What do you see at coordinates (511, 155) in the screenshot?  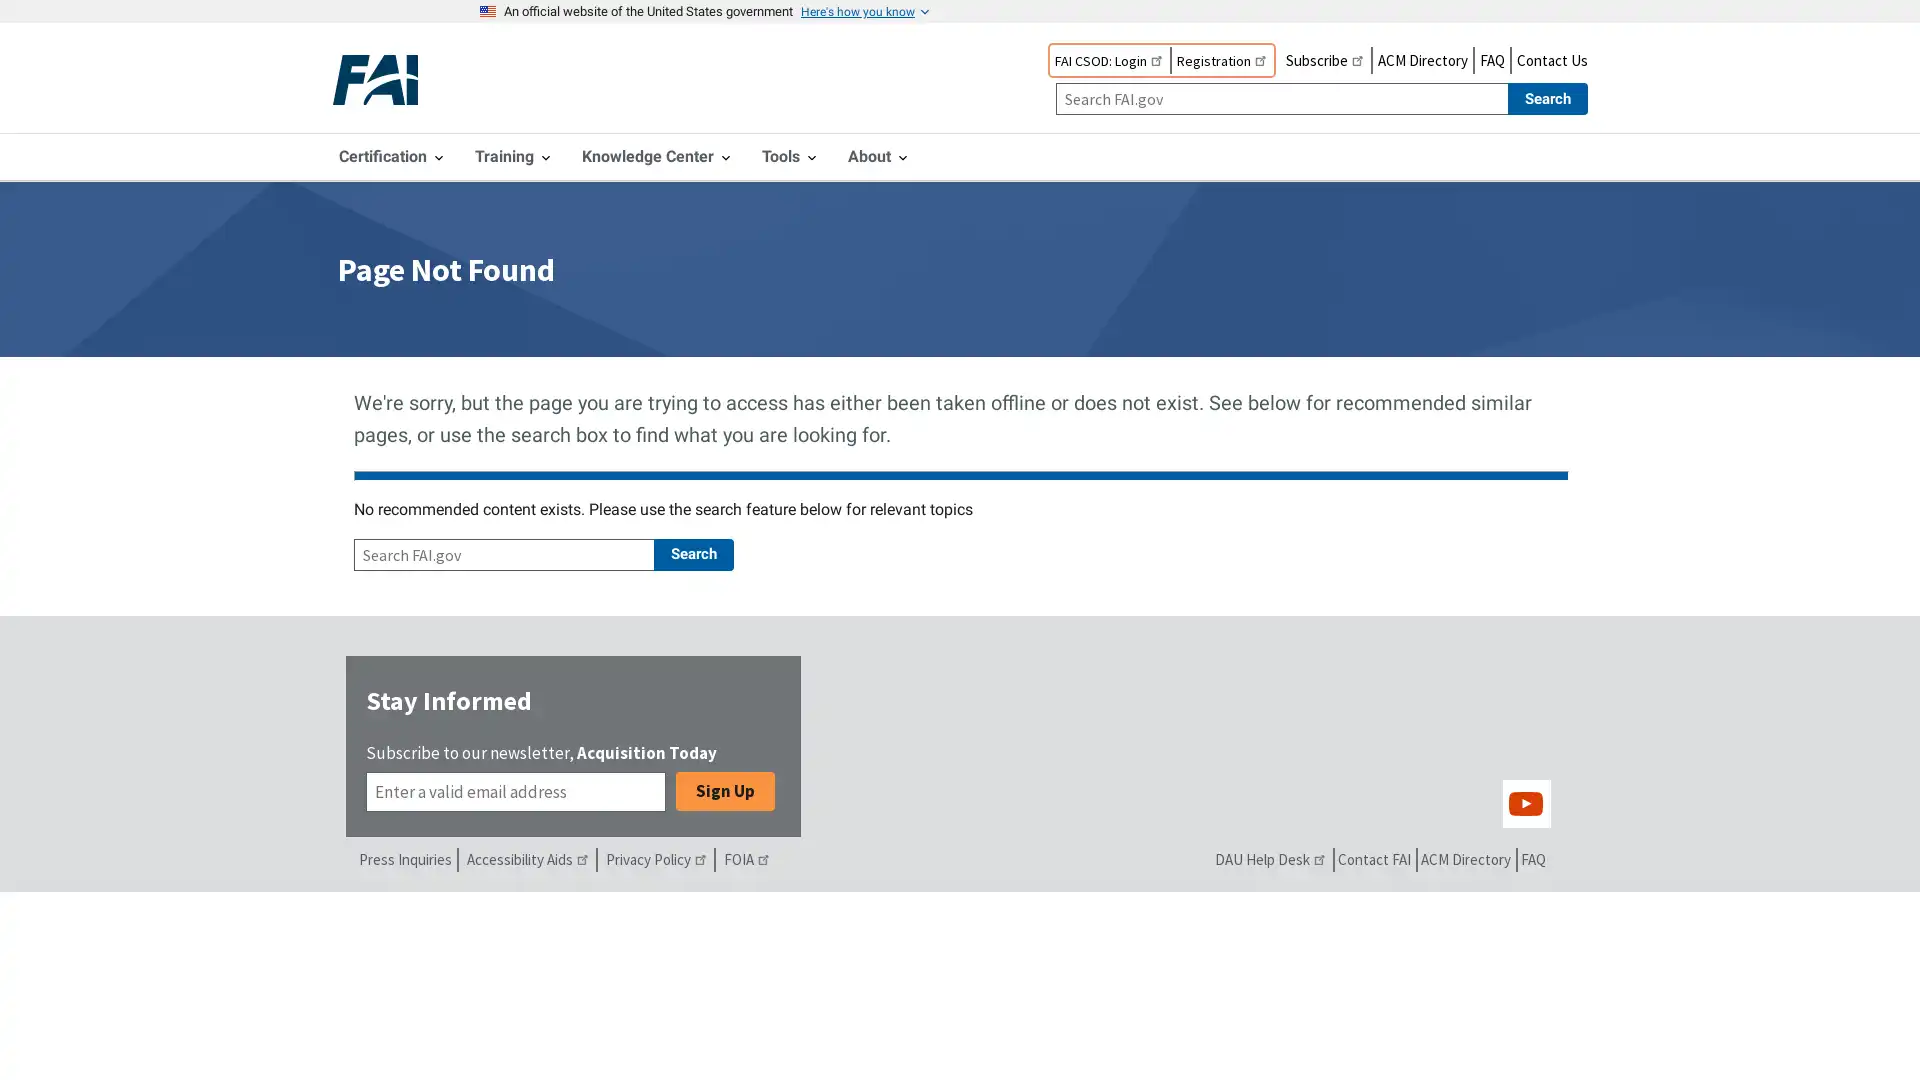 I see `Training` at bounding box center [511, 155].